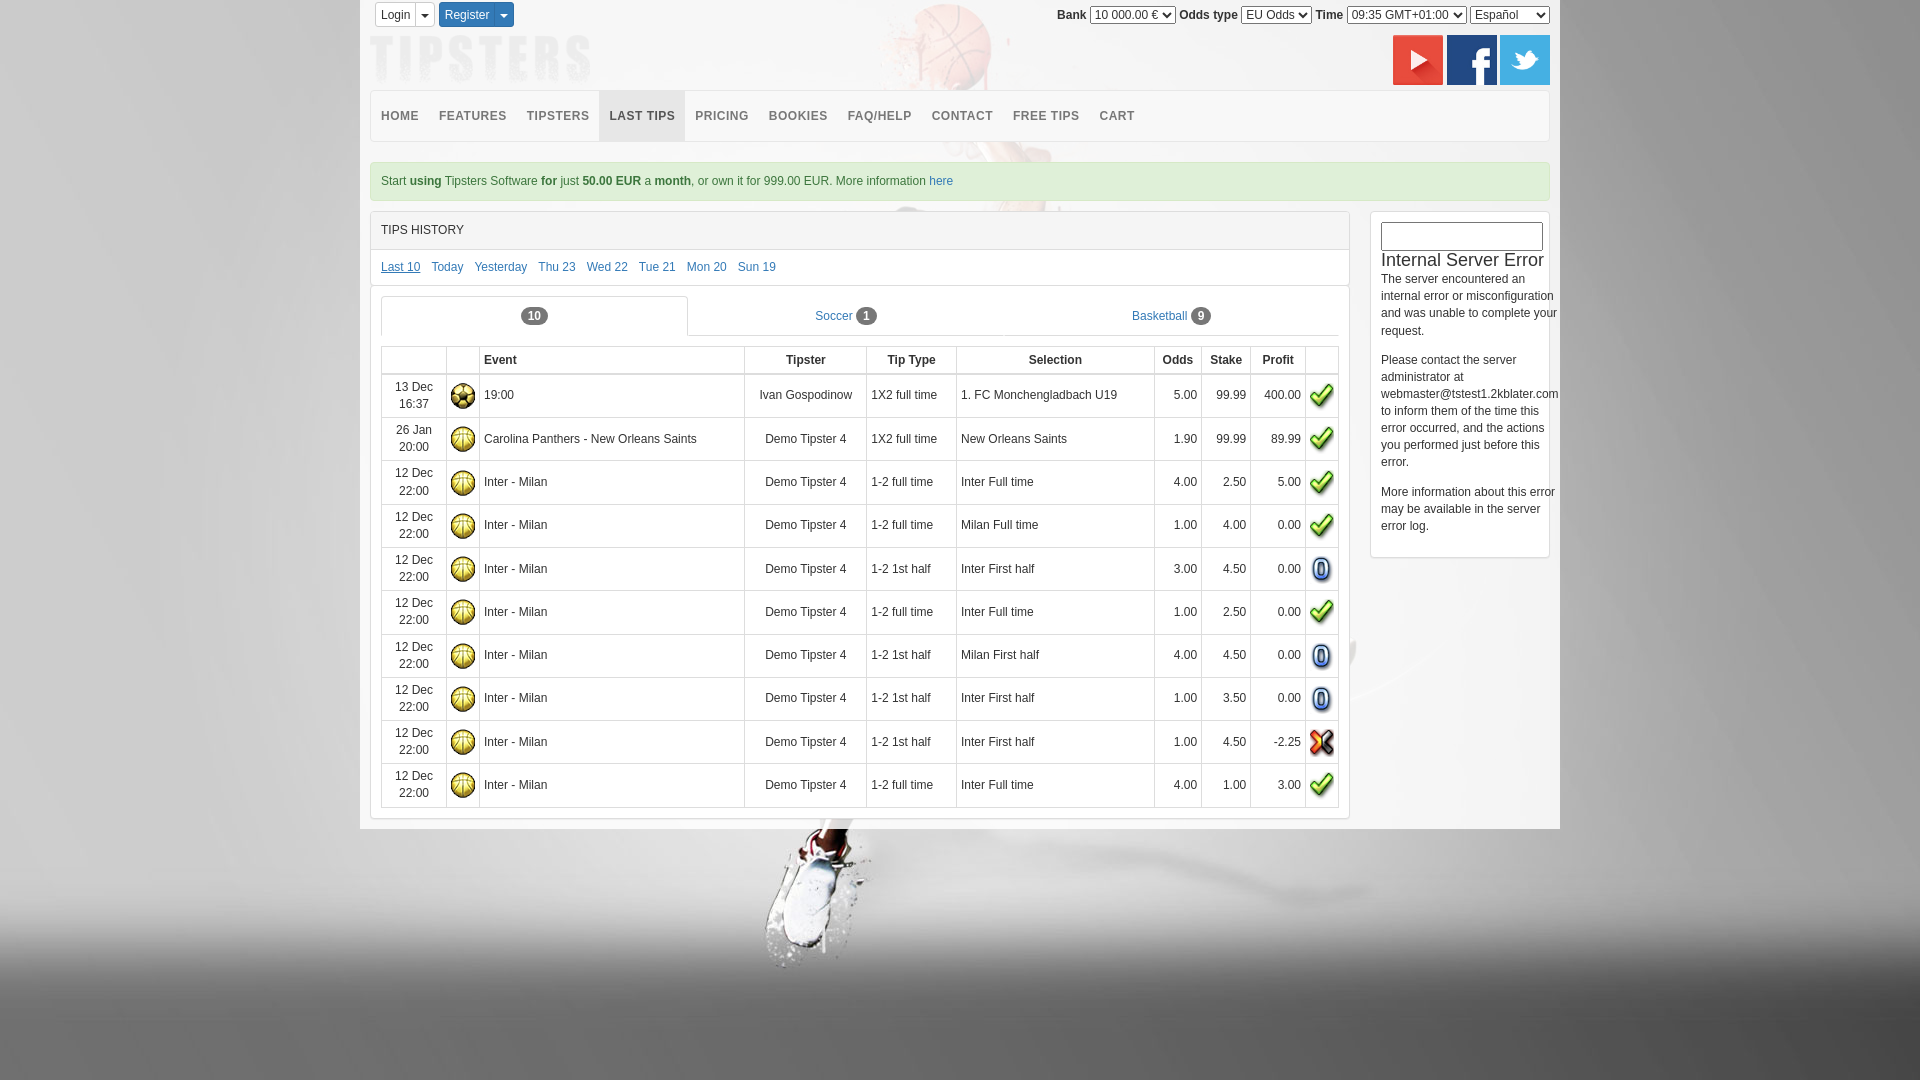 This screenshot has height=1080, width=1920. What do you see at coordinates (504, 14) in the screenshot?
I see `'Toggle Dropdown'` at bounding box center [504, 14].